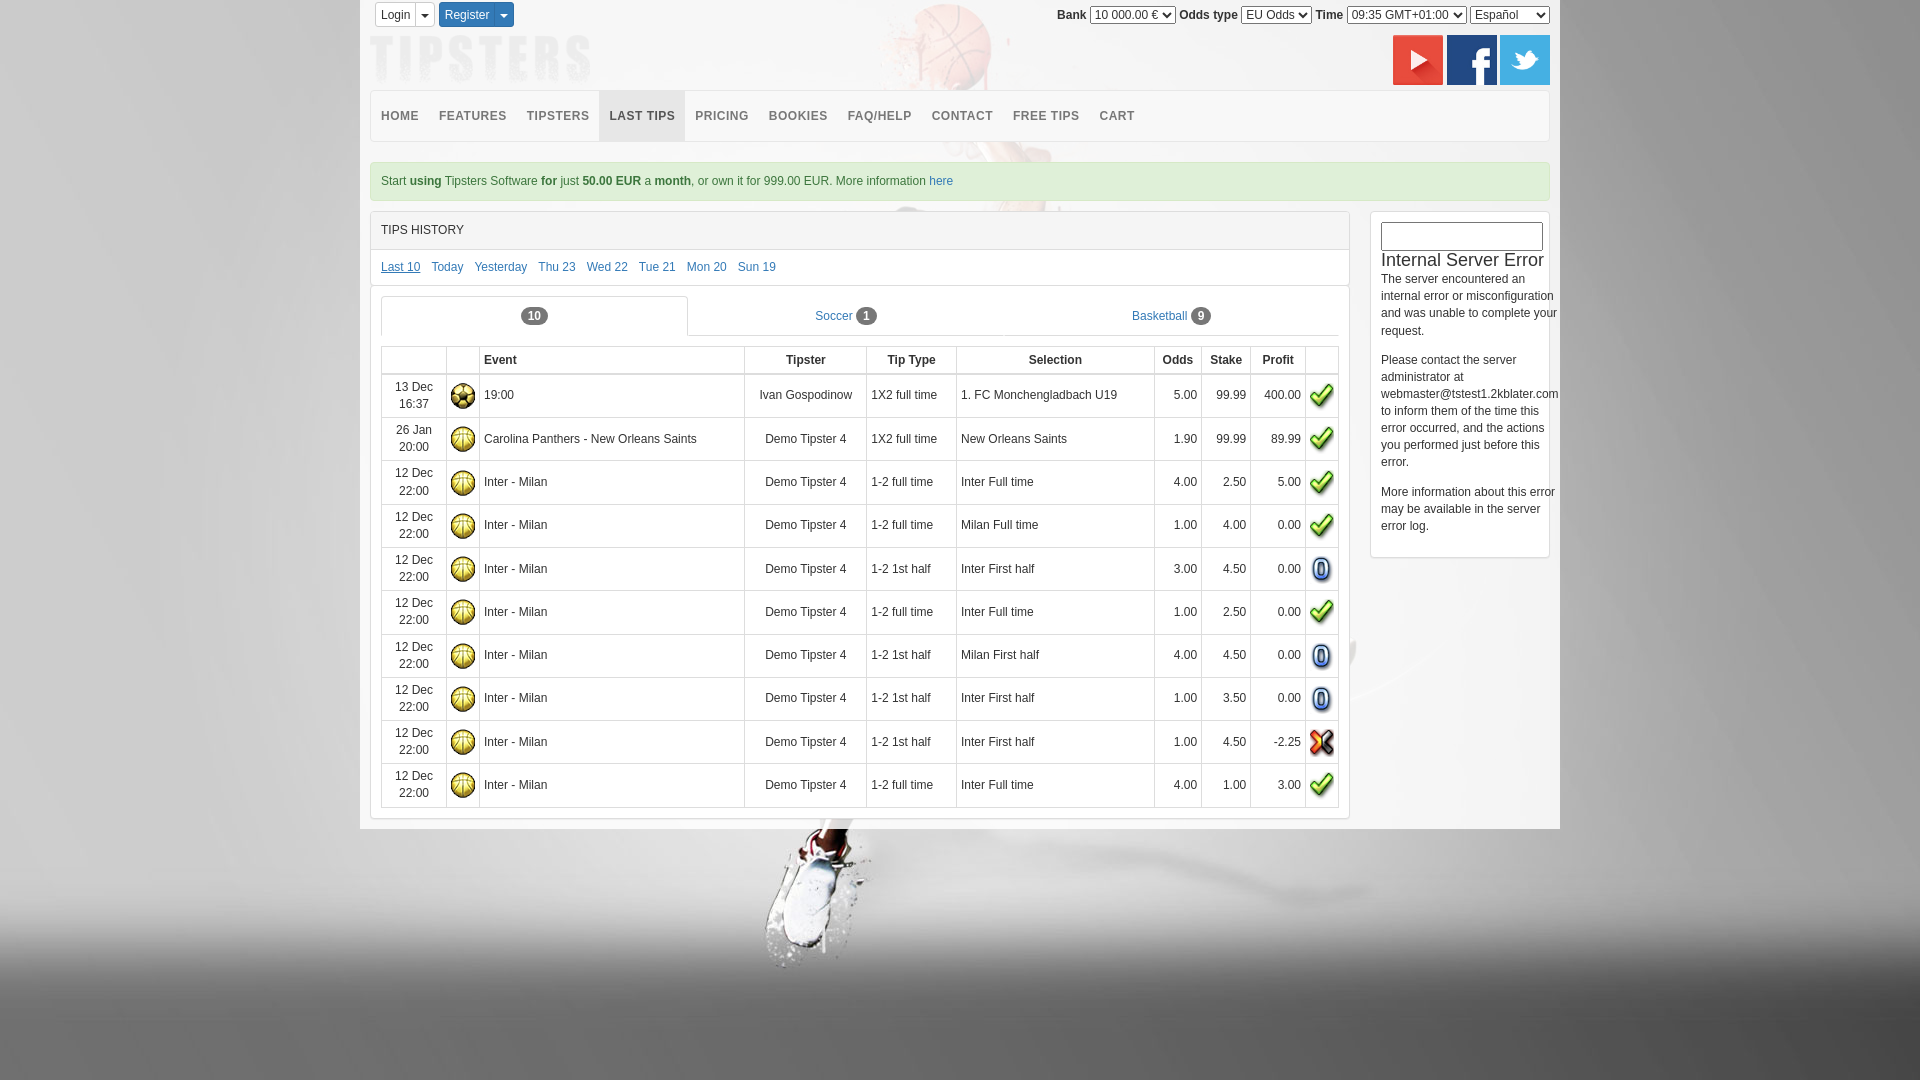 This screenshot has height=1080, width=1920. What do you see at coordinates (504, 14) in the screenshot?
I see `'Toggle Dropdown'` at bounding box center [504, 14].